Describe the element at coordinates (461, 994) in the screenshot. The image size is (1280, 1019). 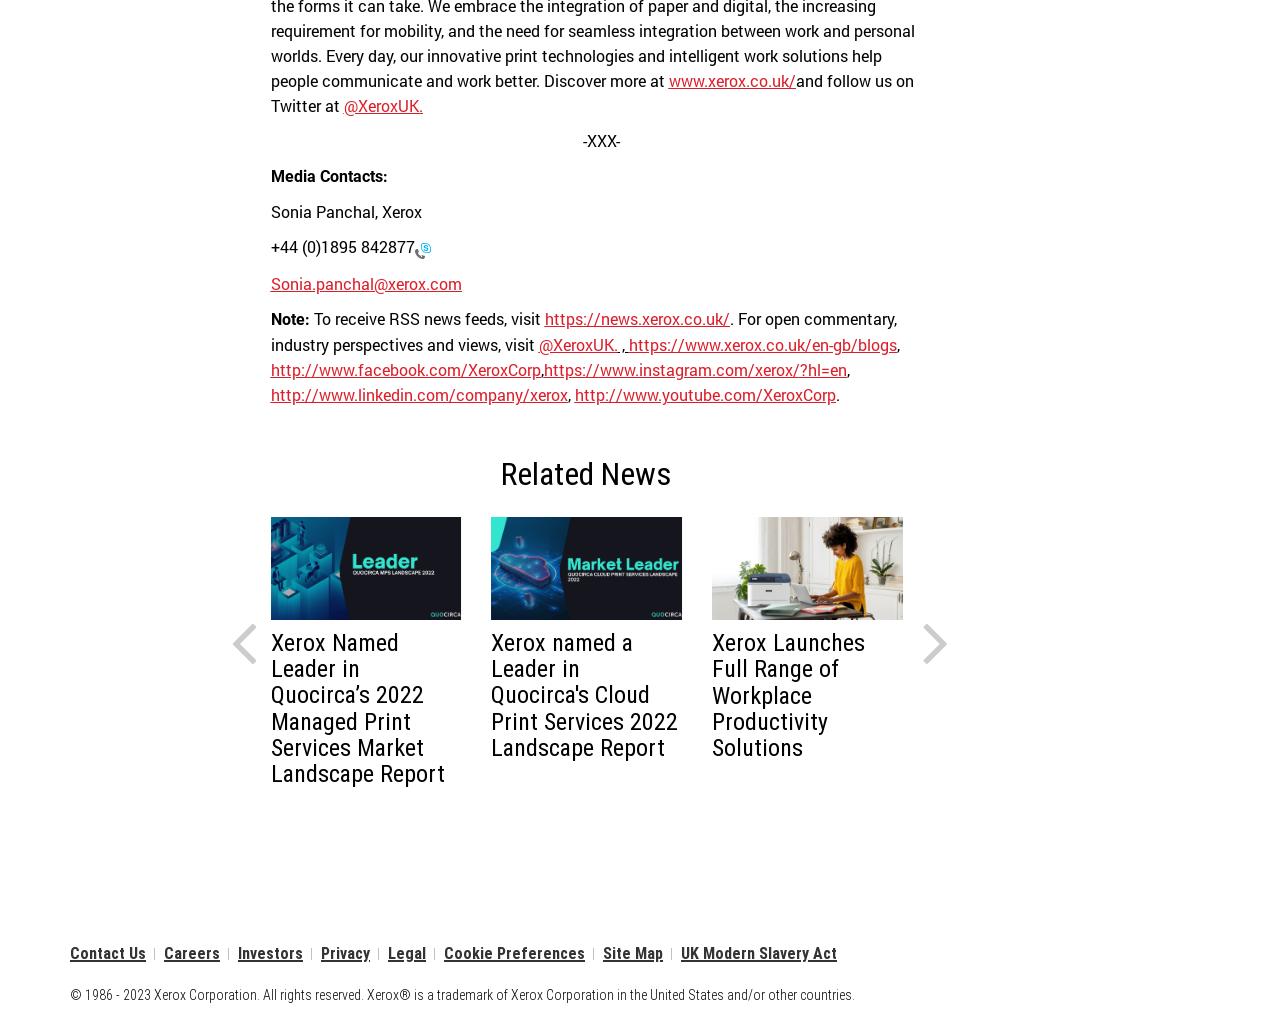
I see `'© 1986 - 2023 Xerox Corporation. All rights reserved. Xerox® is a trademark of Xerox Corporation in the United States and/or other countries.'` at that location.